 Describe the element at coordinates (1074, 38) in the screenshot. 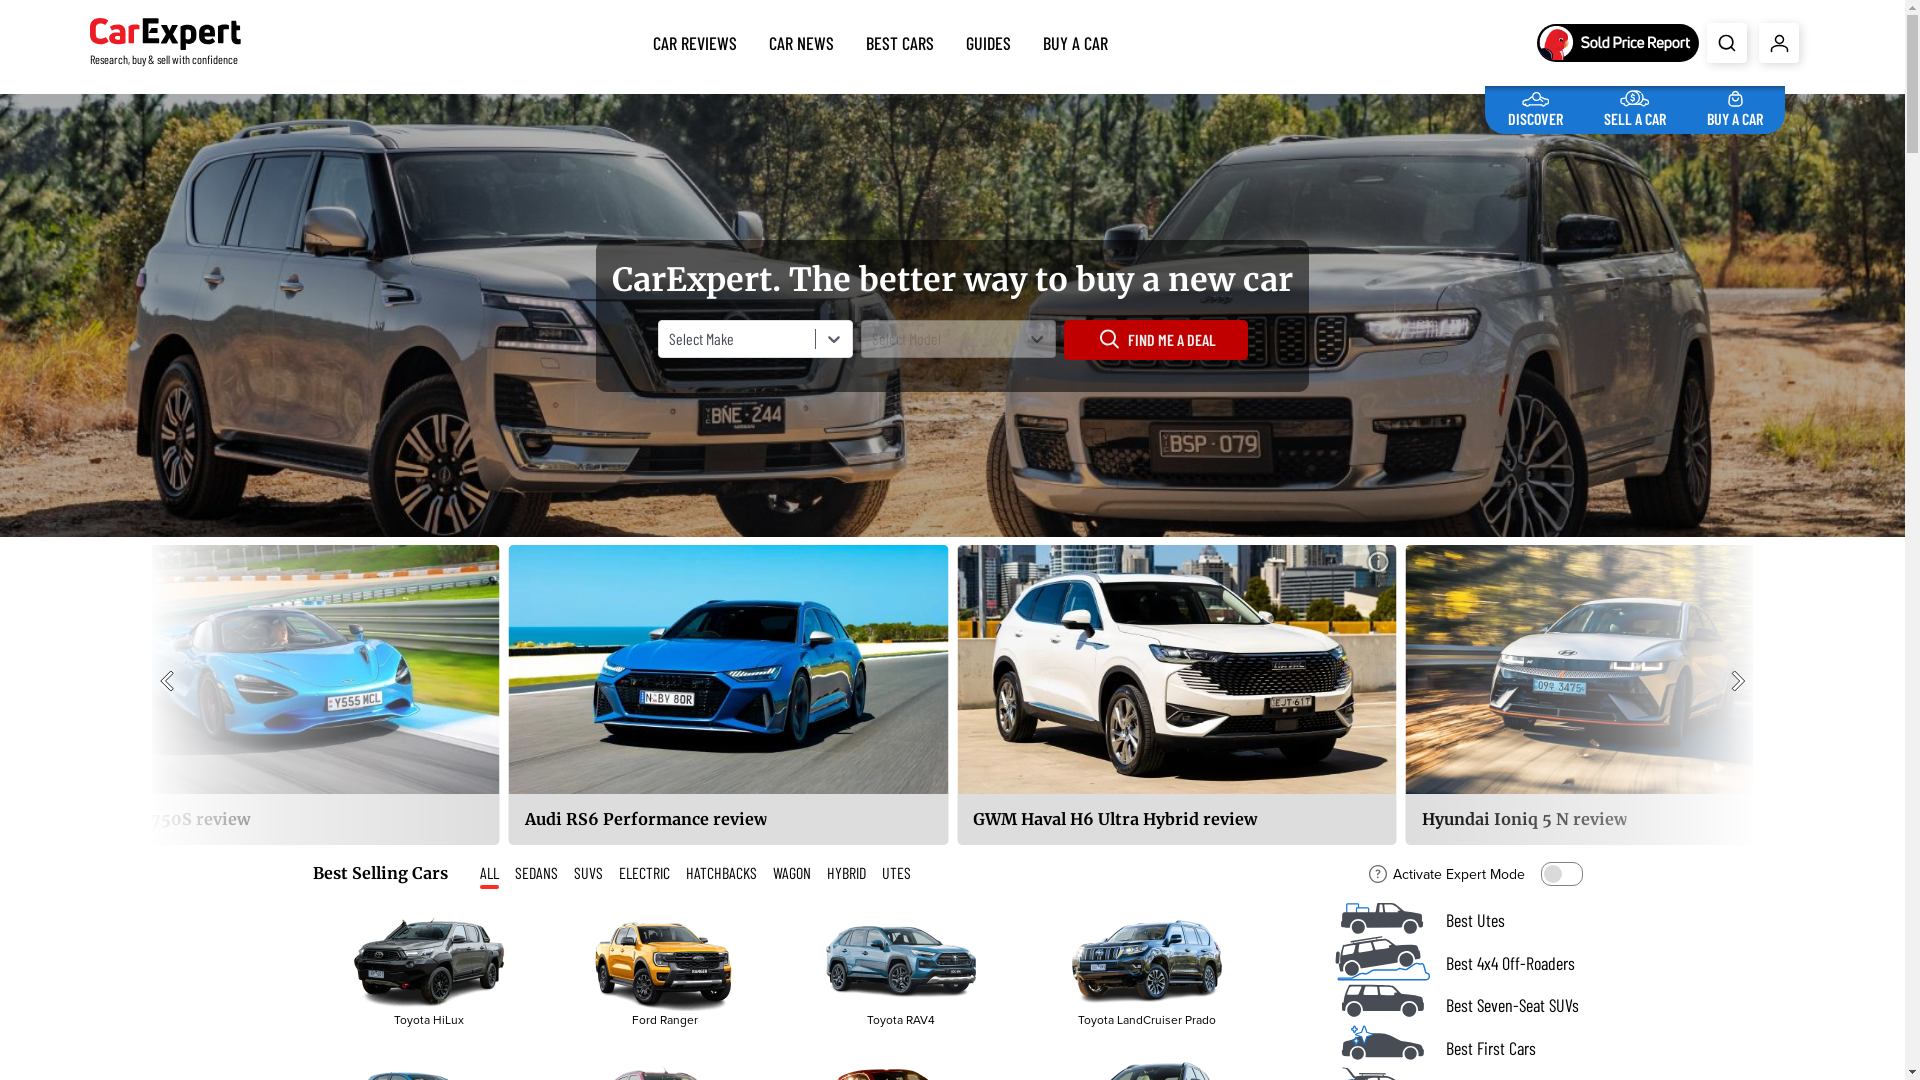

I see `'BUY A CAR'` at that location.